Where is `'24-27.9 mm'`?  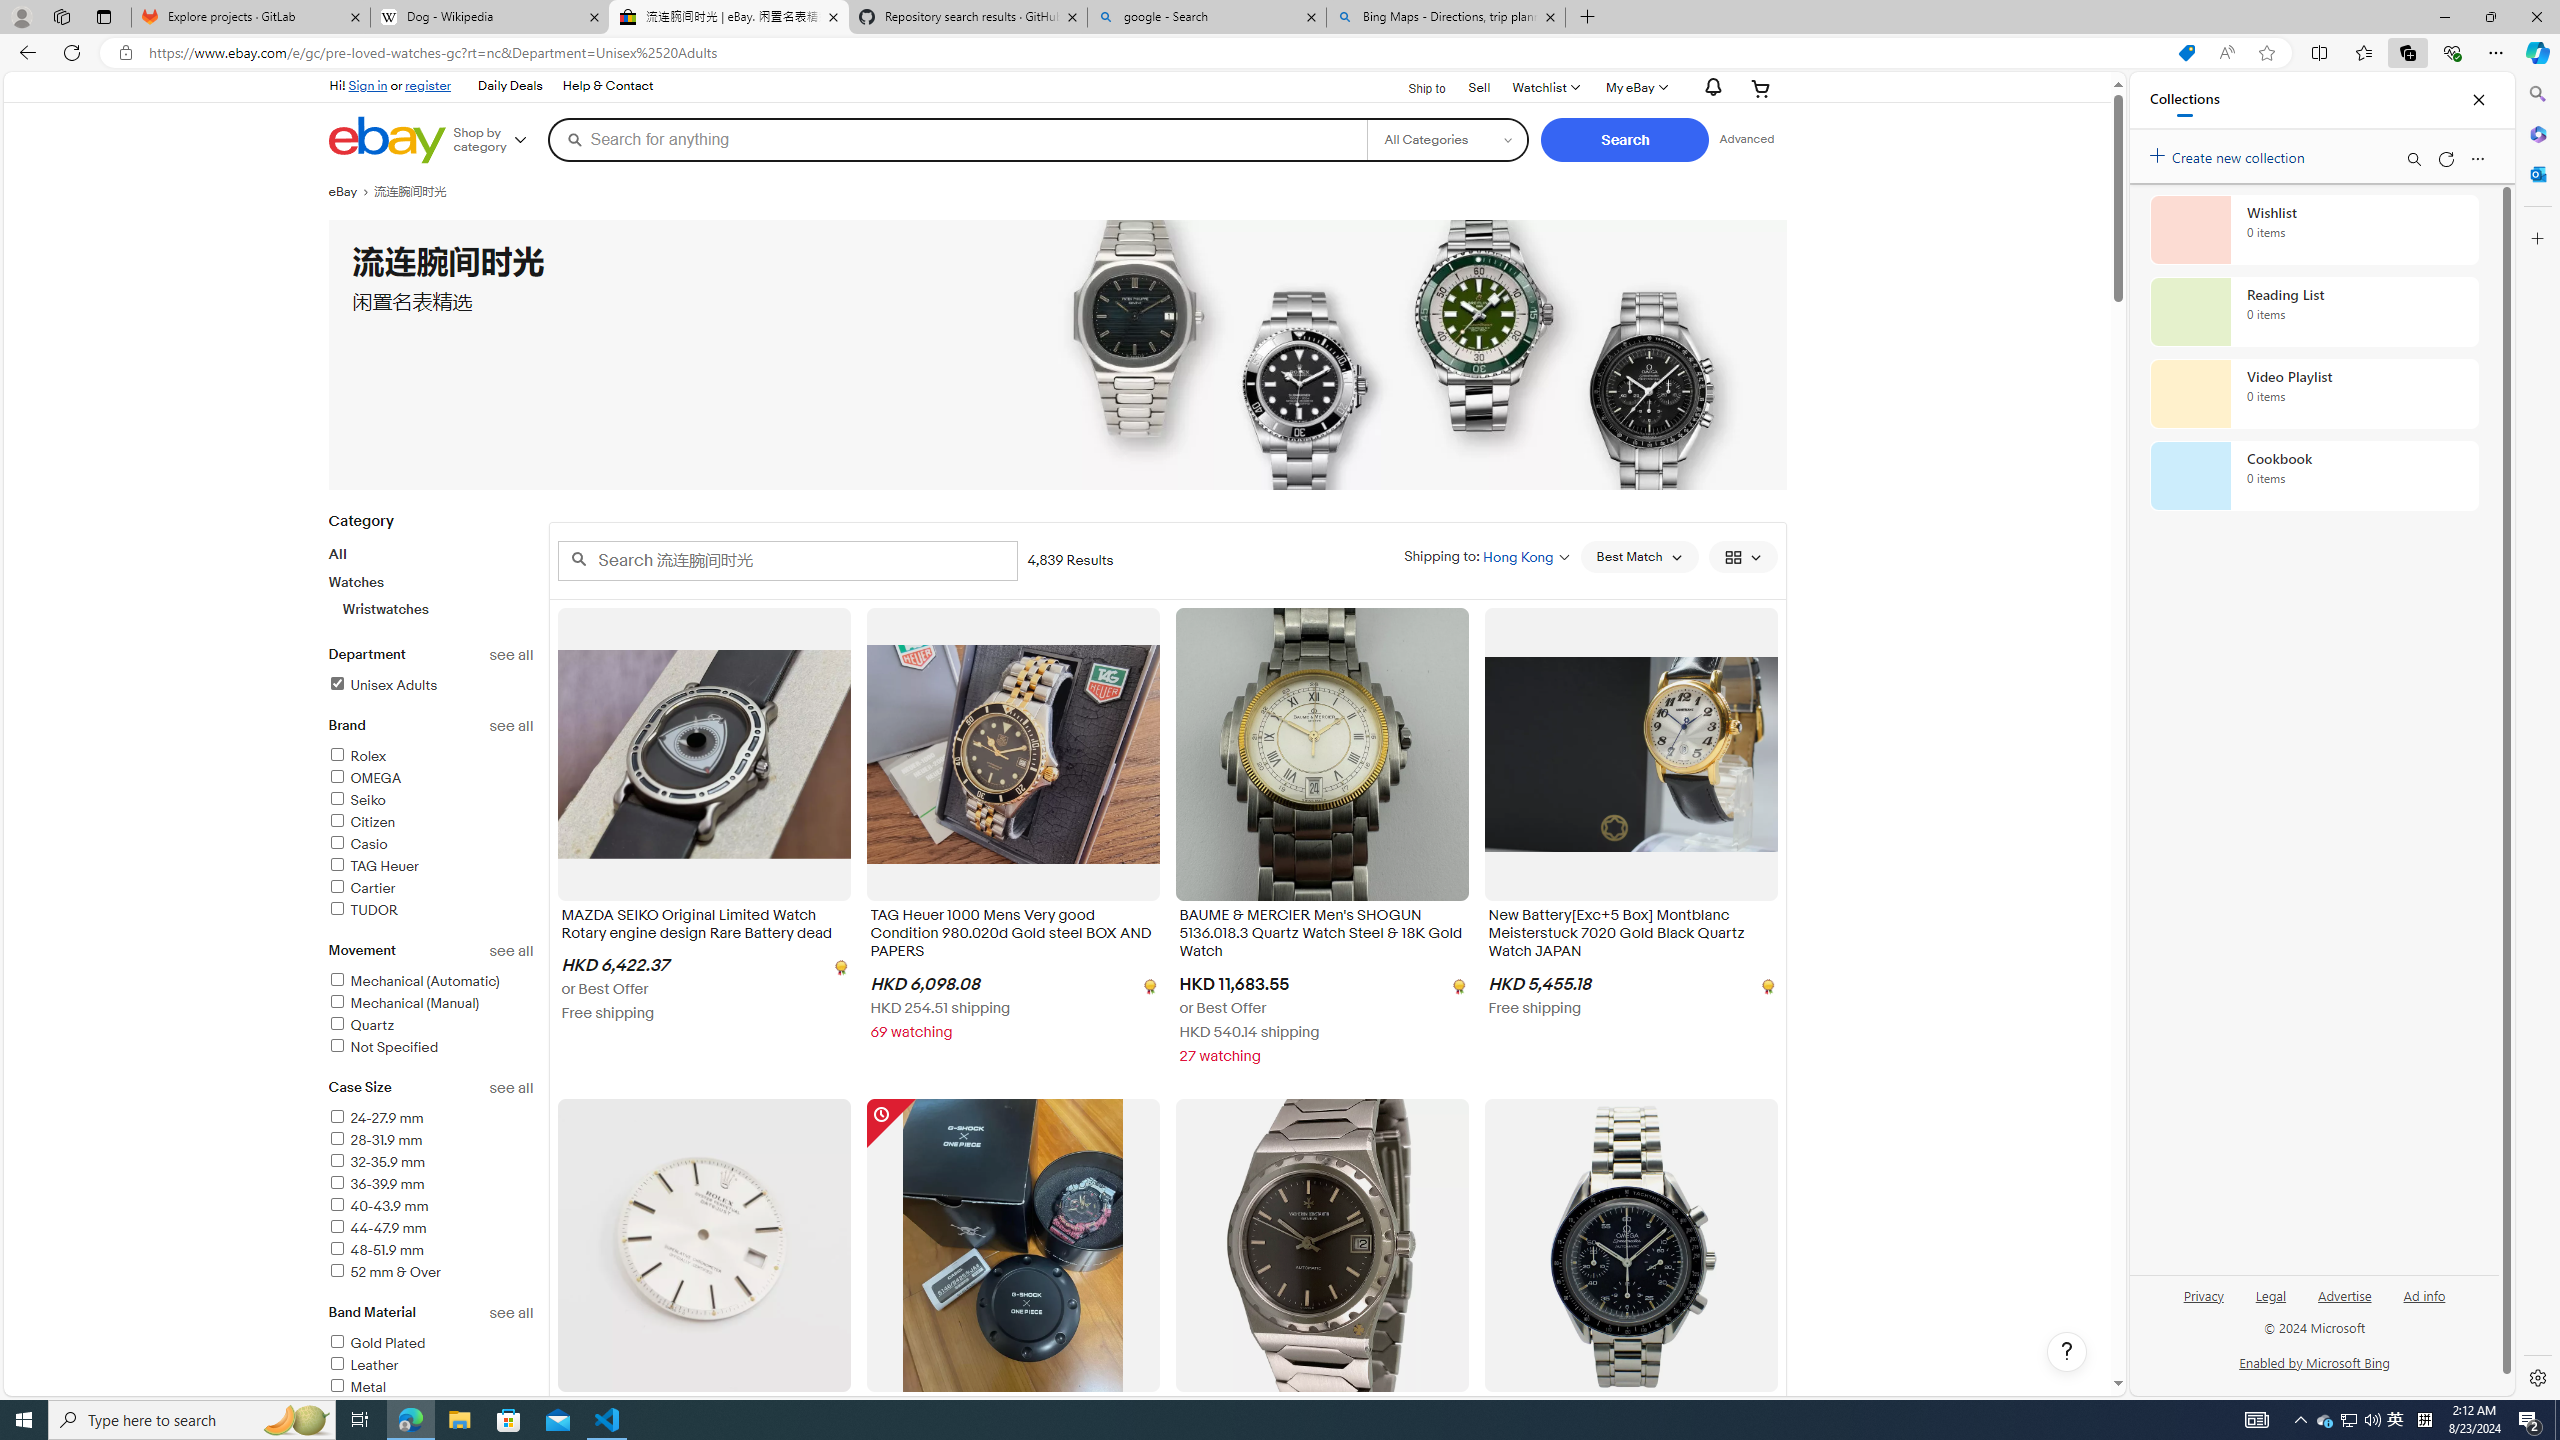 '24-27.9 mm' is located at coordinates (431, 1118).